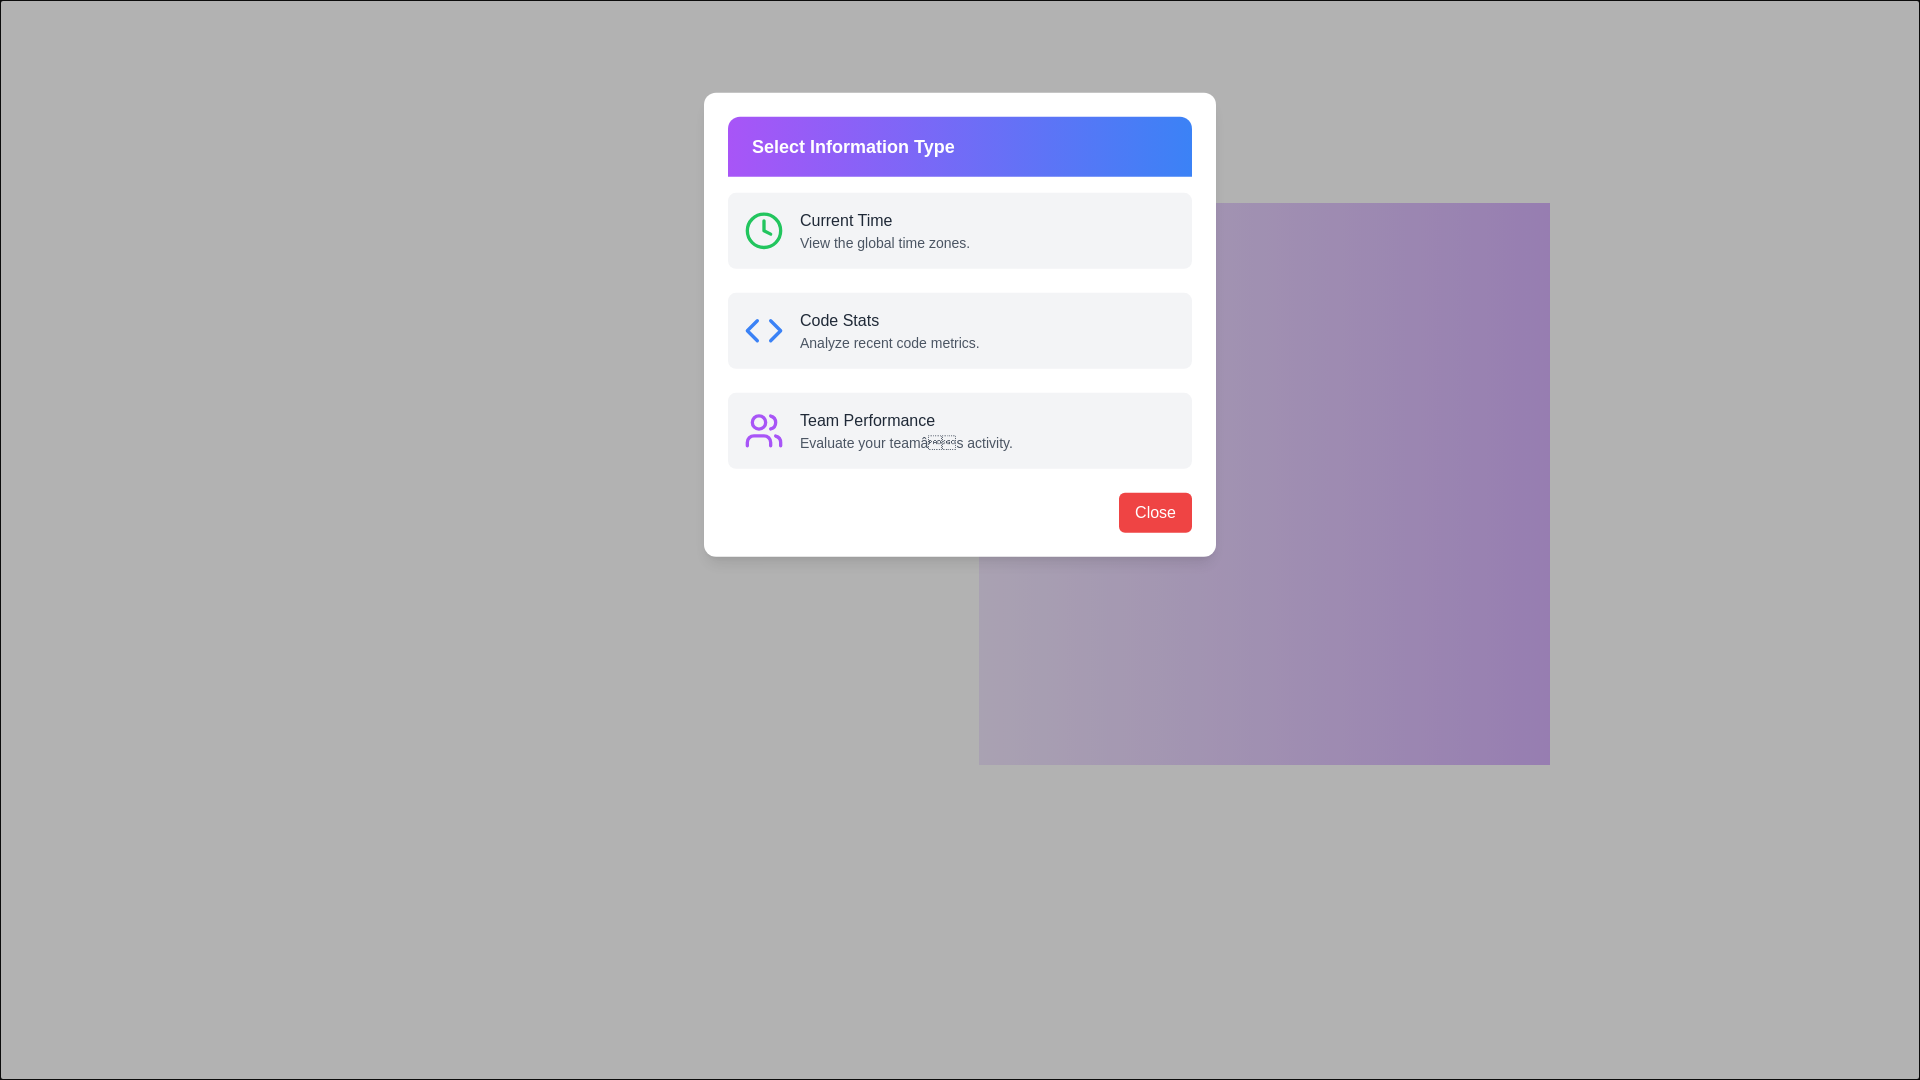  What do you see at coordinates (999, 400) in the screenshot?
I see `the information section labeled 'Team Performance' to explore its details` at bounding box center [999, 400].